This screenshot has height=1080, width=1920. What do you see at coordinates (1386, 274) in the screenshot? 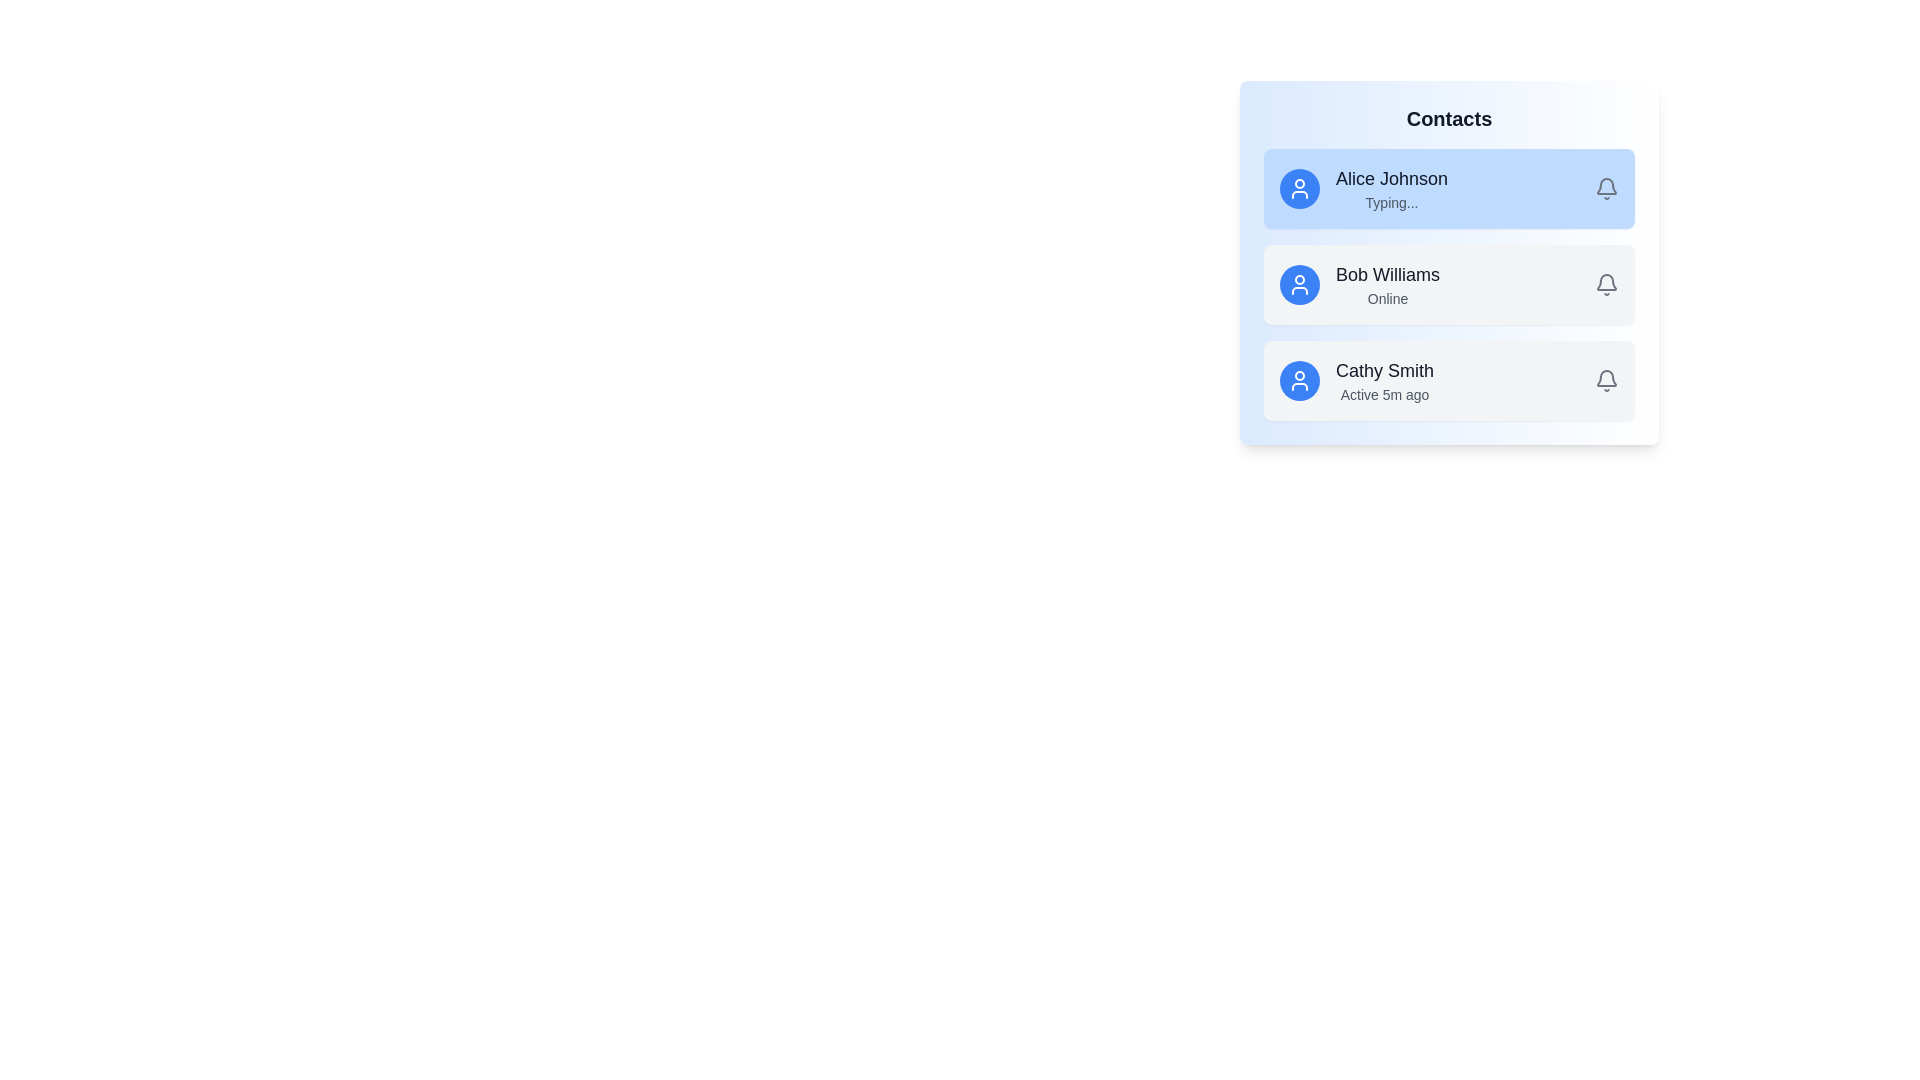
I see `the text label displaying 'Bob Williams' in the user contact list` at bounding box center [1386, 274].